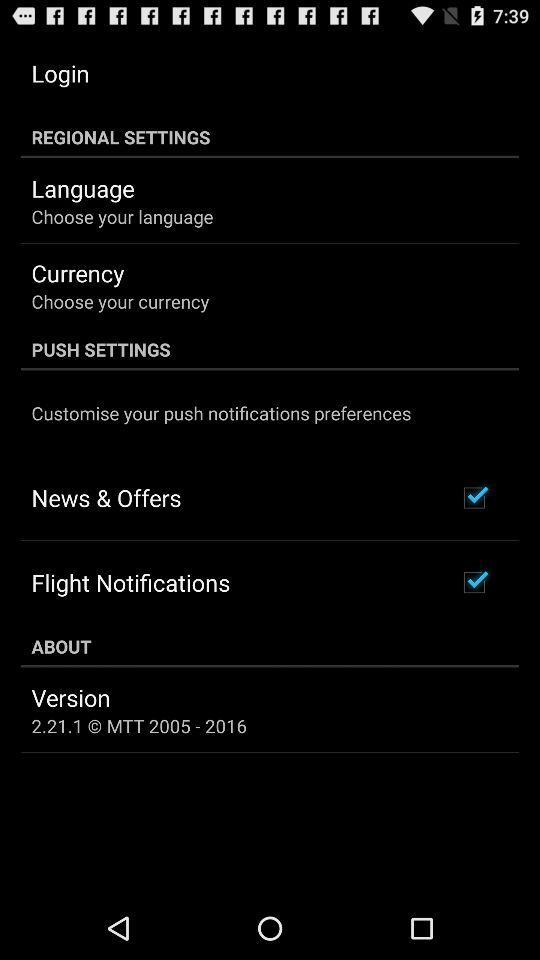 This screenshot has width=540, height=960. What do you see at coordinates (270, 349) in the screenshot?
I see `the icon below the choose your currency` at bounding box center [270, 349].